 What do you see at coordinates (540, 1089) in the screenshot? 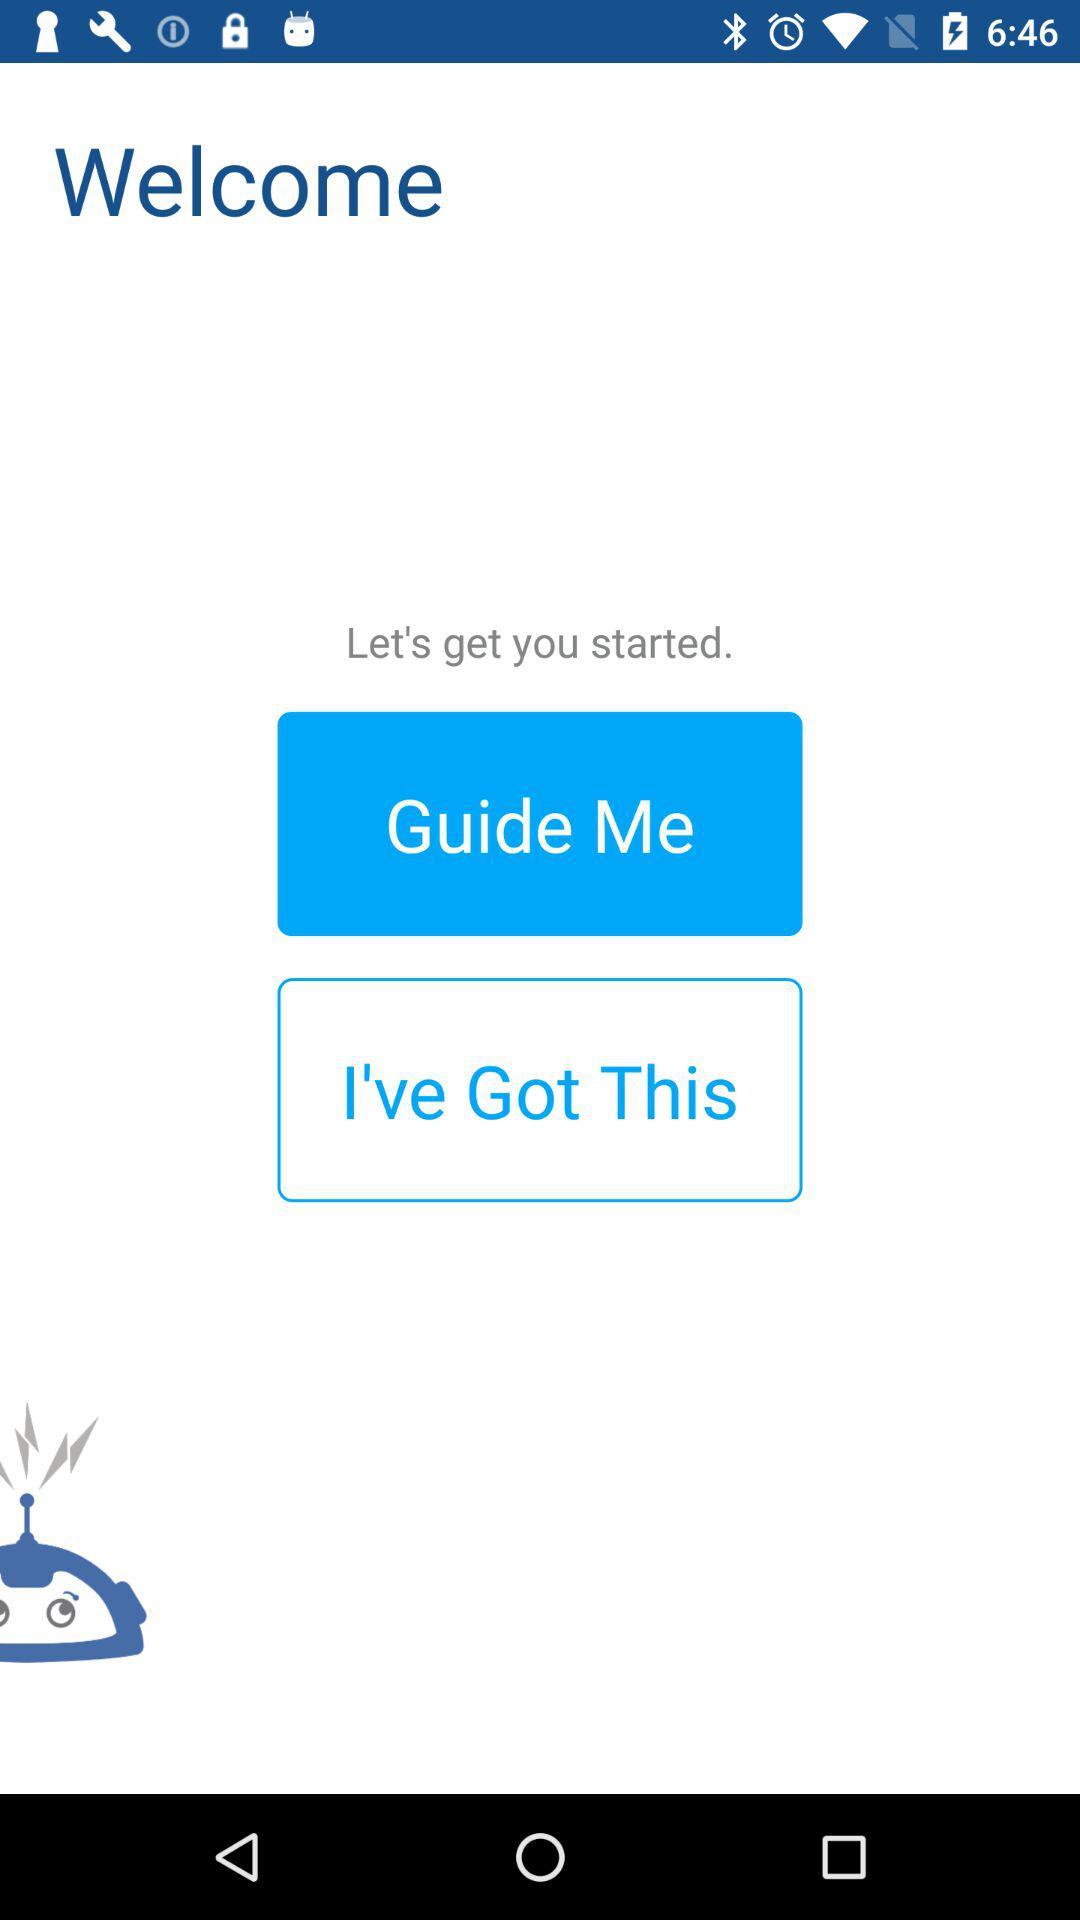
I see `the i ve got button` at bounding box center [540, 1089].